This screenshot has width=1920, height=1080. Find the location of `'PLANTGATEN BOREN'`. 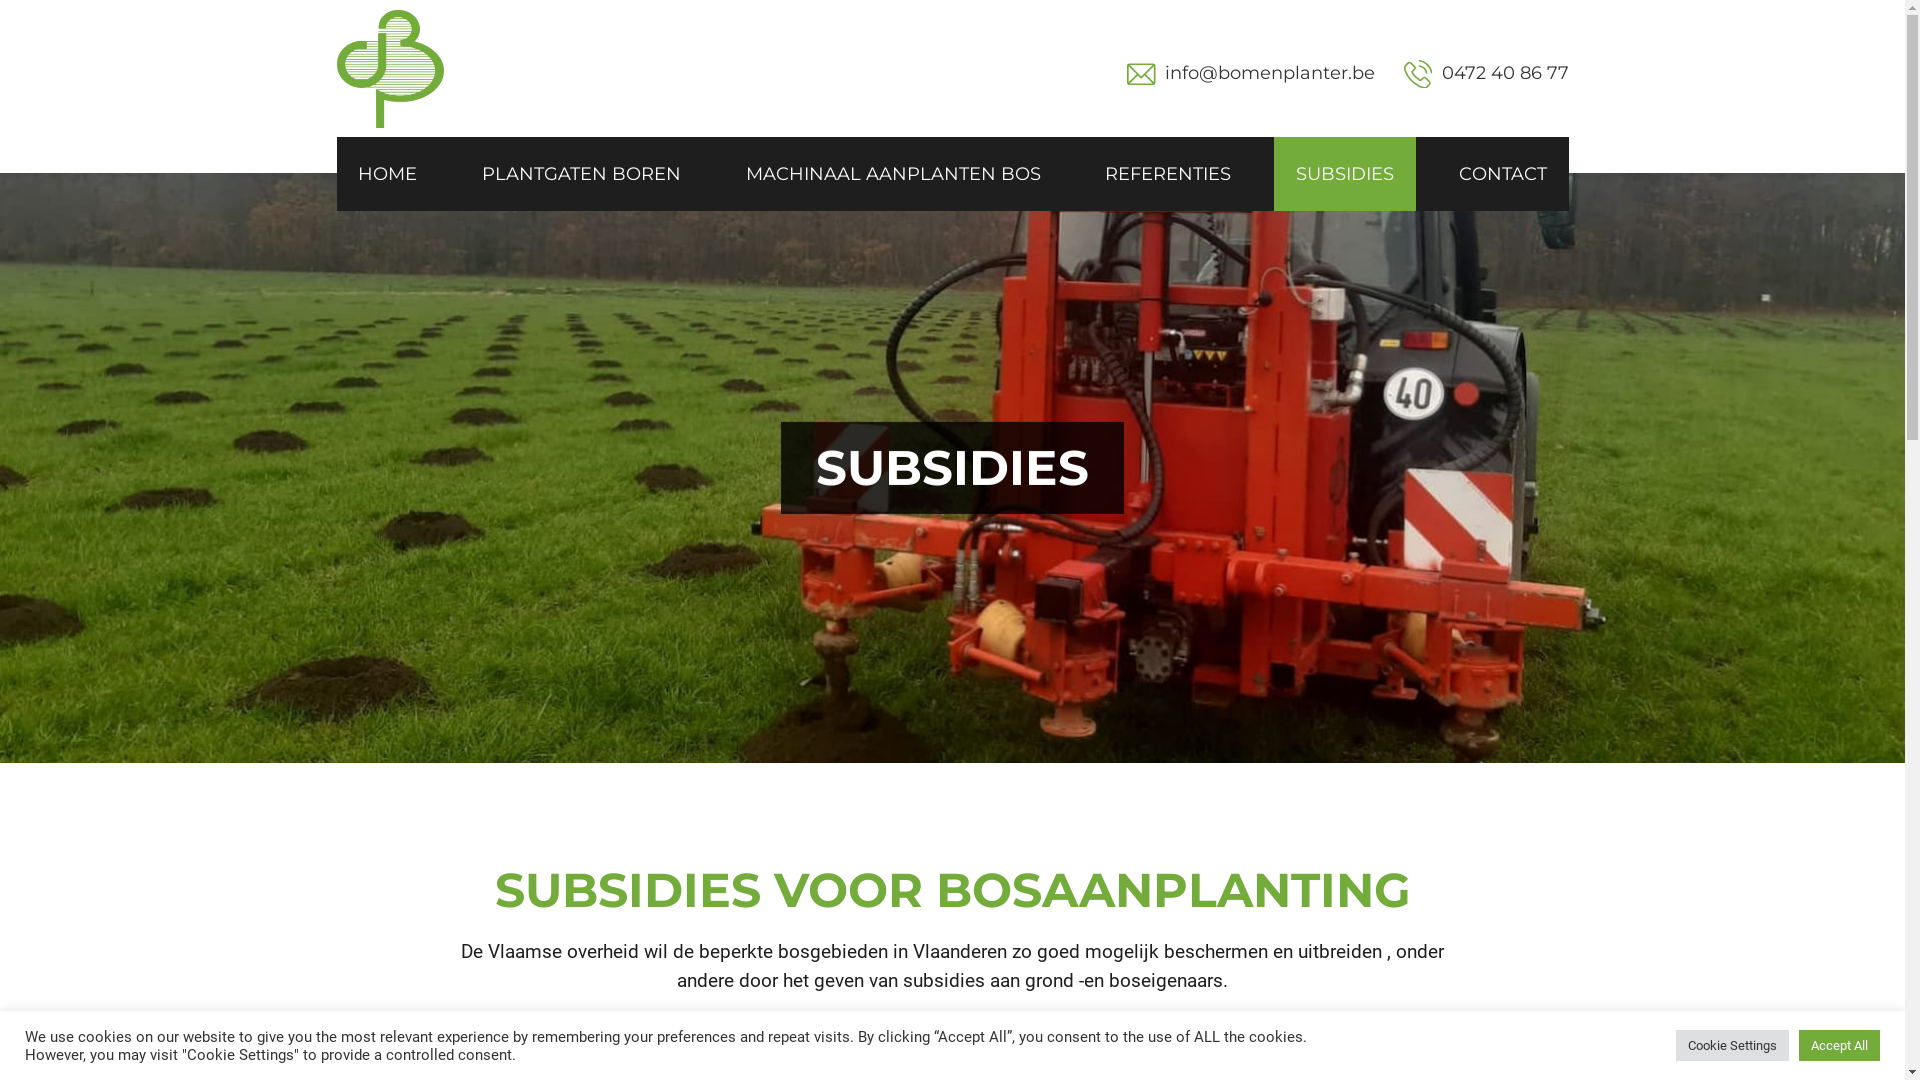

'PLANTGATEN BOREN' is located at coordinates (580, 172).